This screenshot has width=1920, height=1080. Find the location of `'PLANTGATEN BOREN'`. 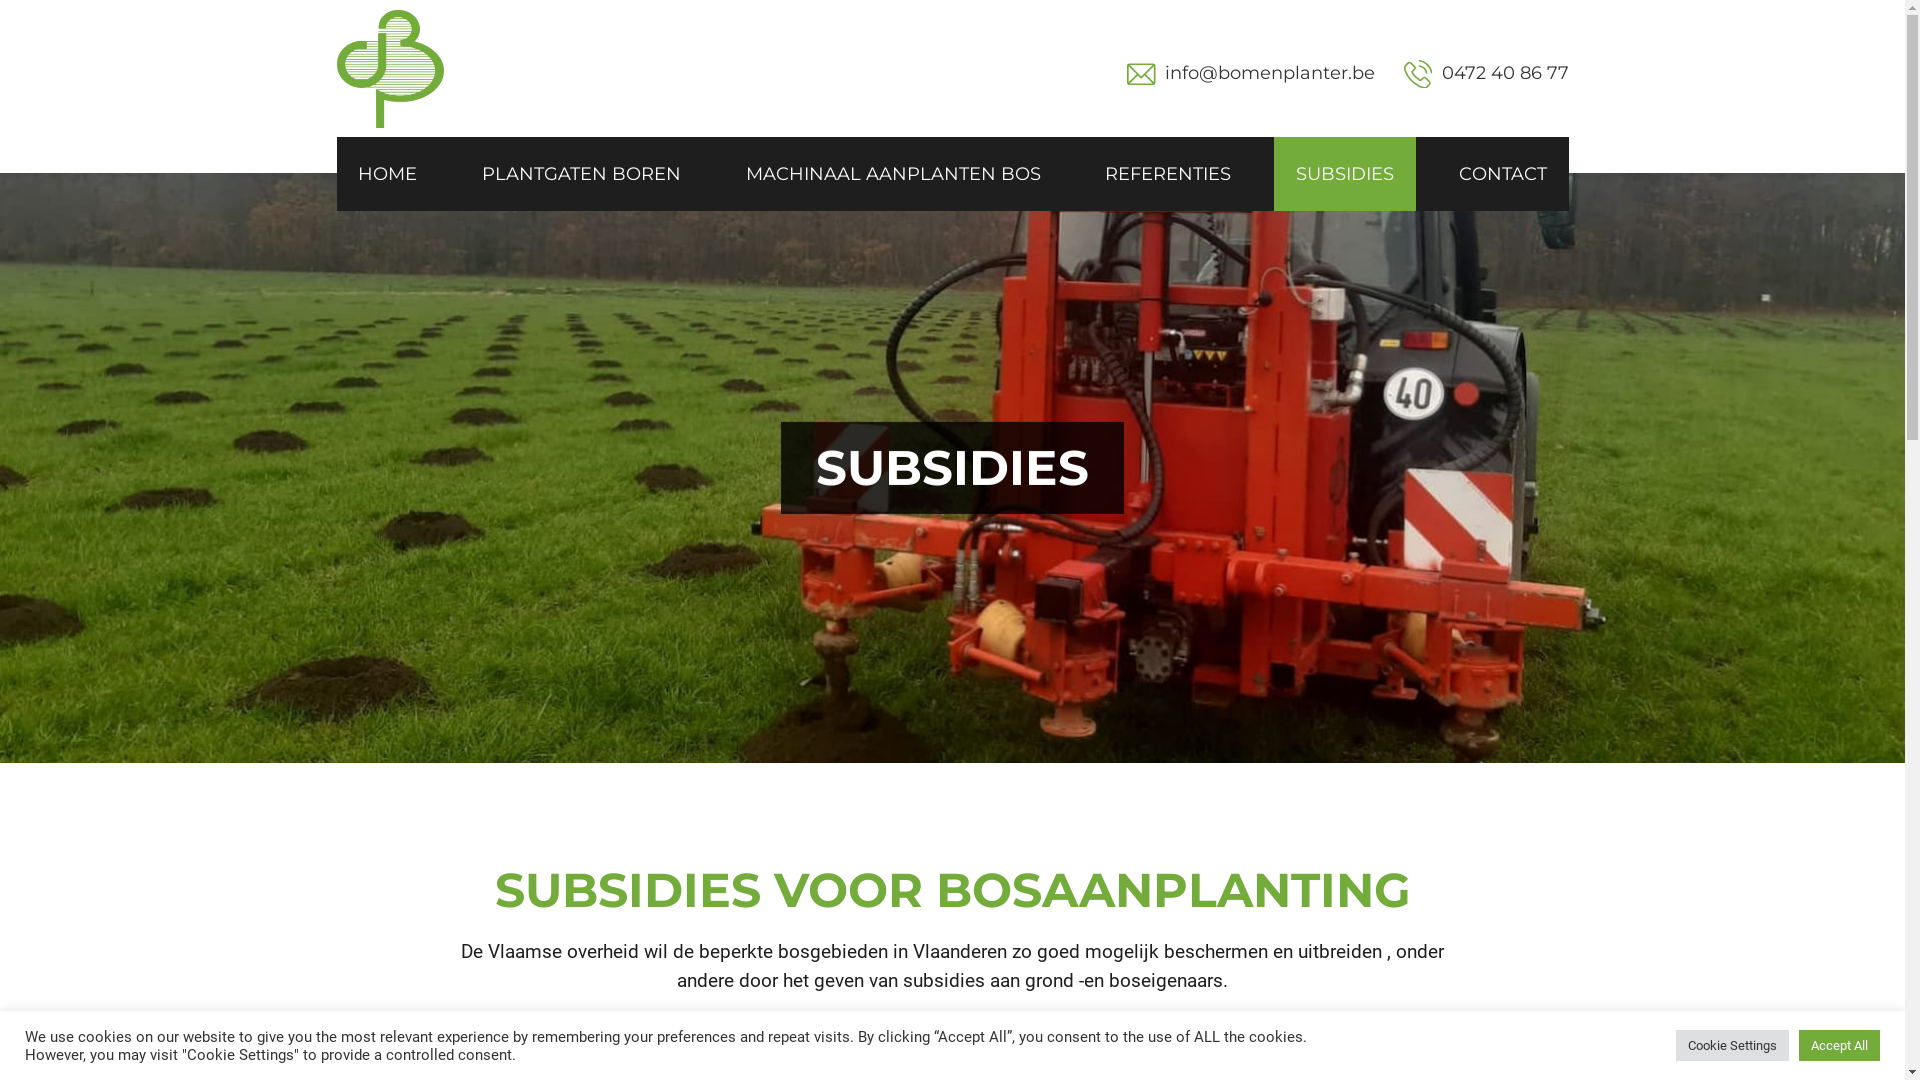

'PLANTGATEN BOREN' is located at coordinates (580, 172).